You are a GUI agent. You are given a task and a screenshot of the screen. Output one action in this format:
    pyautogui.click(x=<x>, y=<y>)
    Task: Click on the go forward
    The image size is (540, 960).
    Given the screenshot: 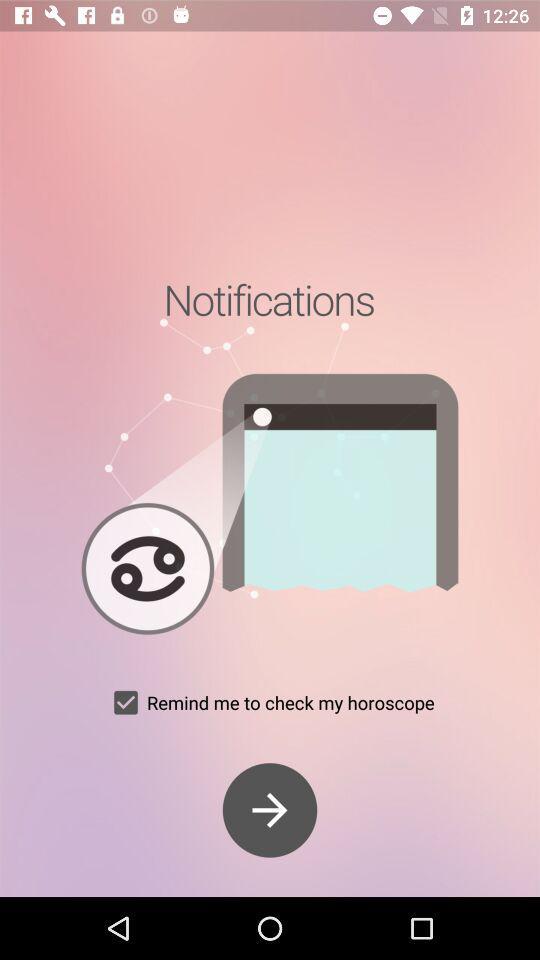 What is the action you would take?
    pyautogui.click(x=270, y=810)
    